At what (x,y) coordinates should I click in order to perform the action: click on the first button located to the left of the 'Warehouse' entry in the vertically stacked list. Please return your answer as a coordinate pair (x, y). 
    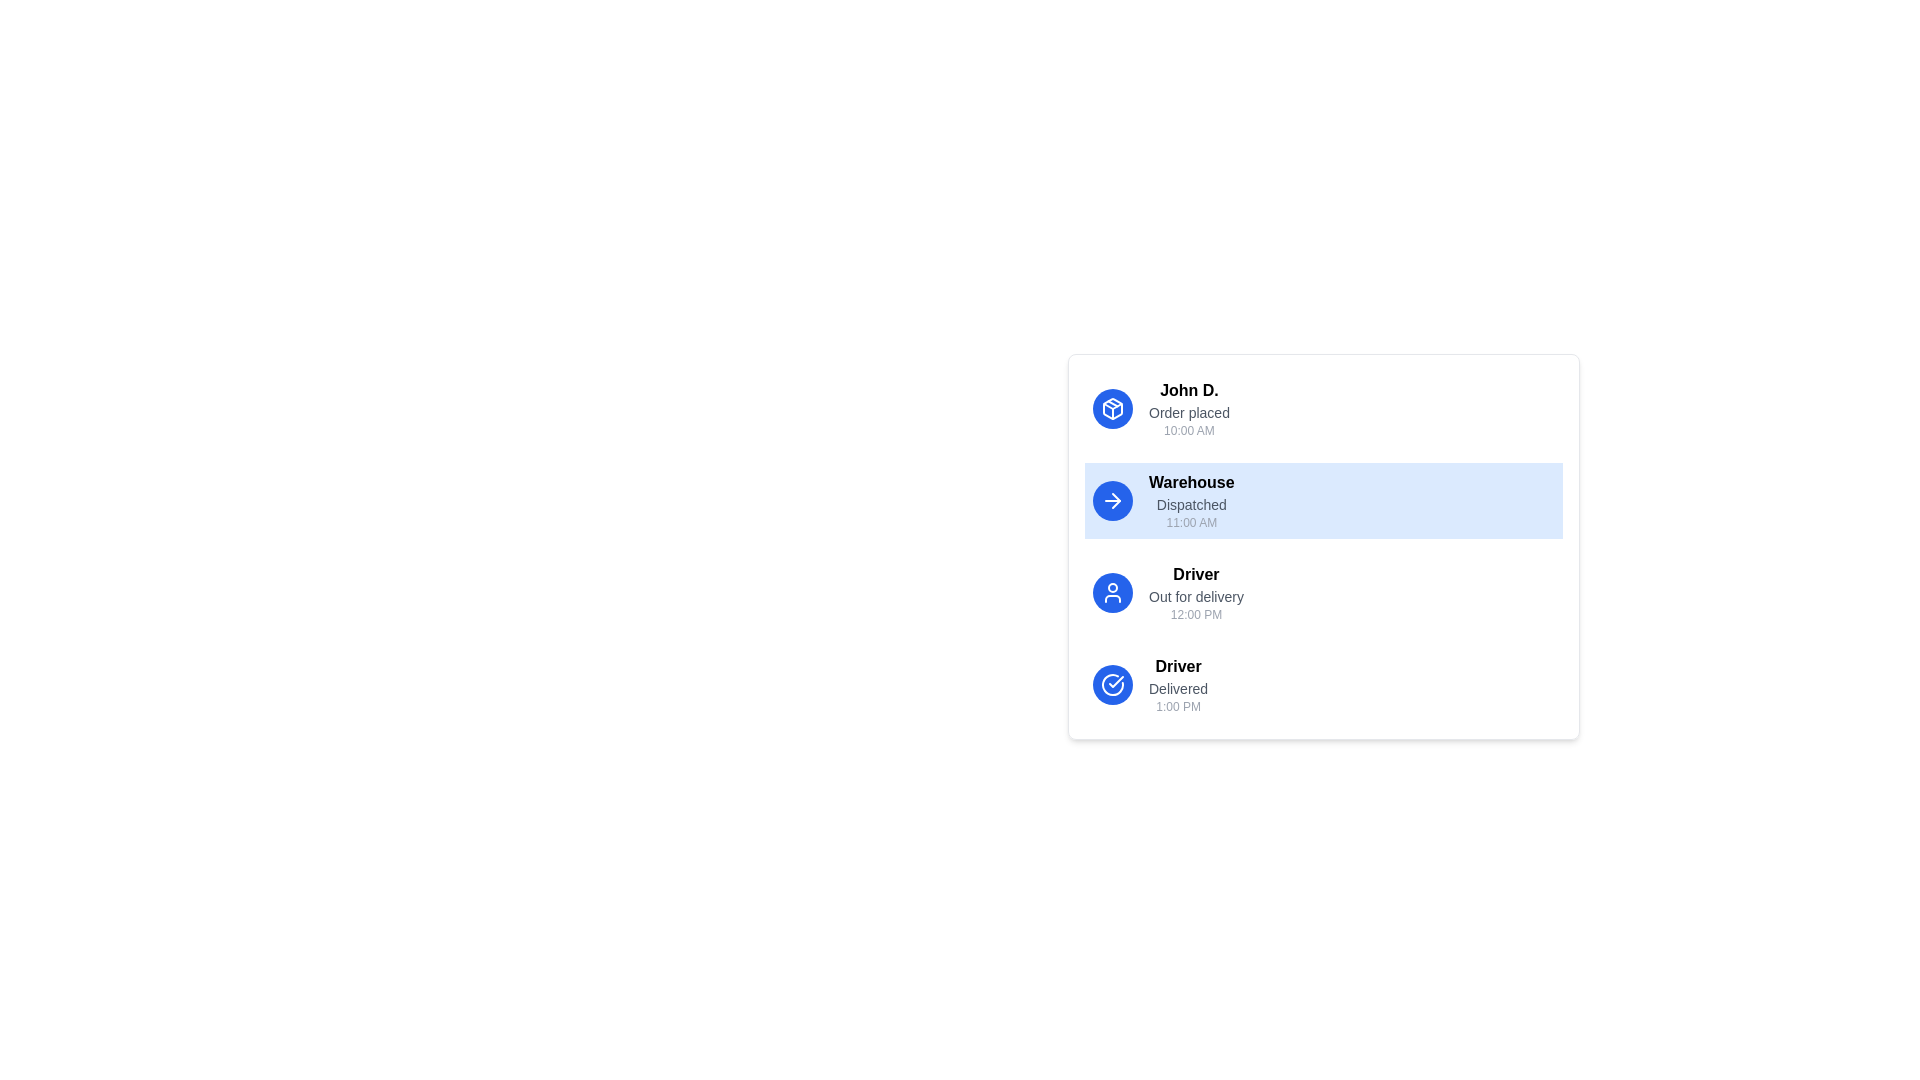
    Looking at the image, I should click on (1112, 500).